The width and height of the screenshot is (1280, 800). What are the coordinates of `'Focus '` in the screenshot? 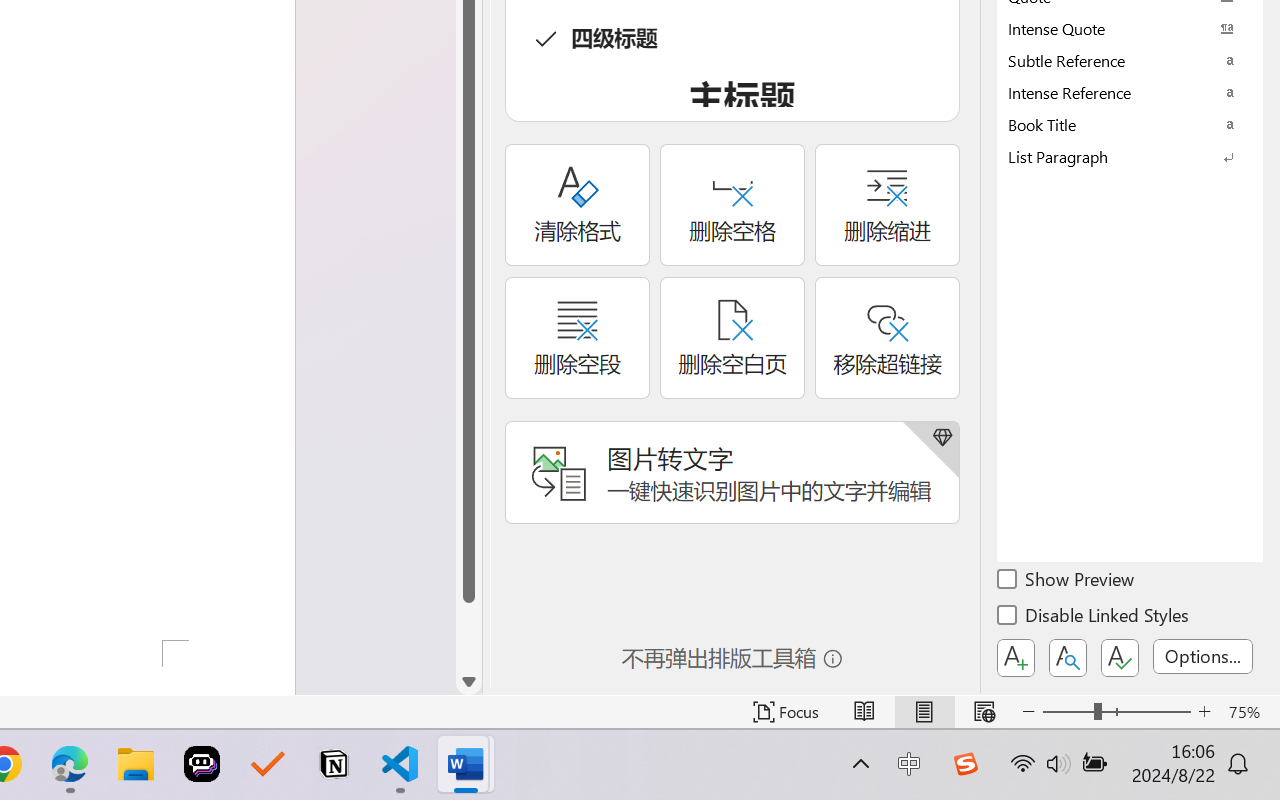 It's located at (785, 711).